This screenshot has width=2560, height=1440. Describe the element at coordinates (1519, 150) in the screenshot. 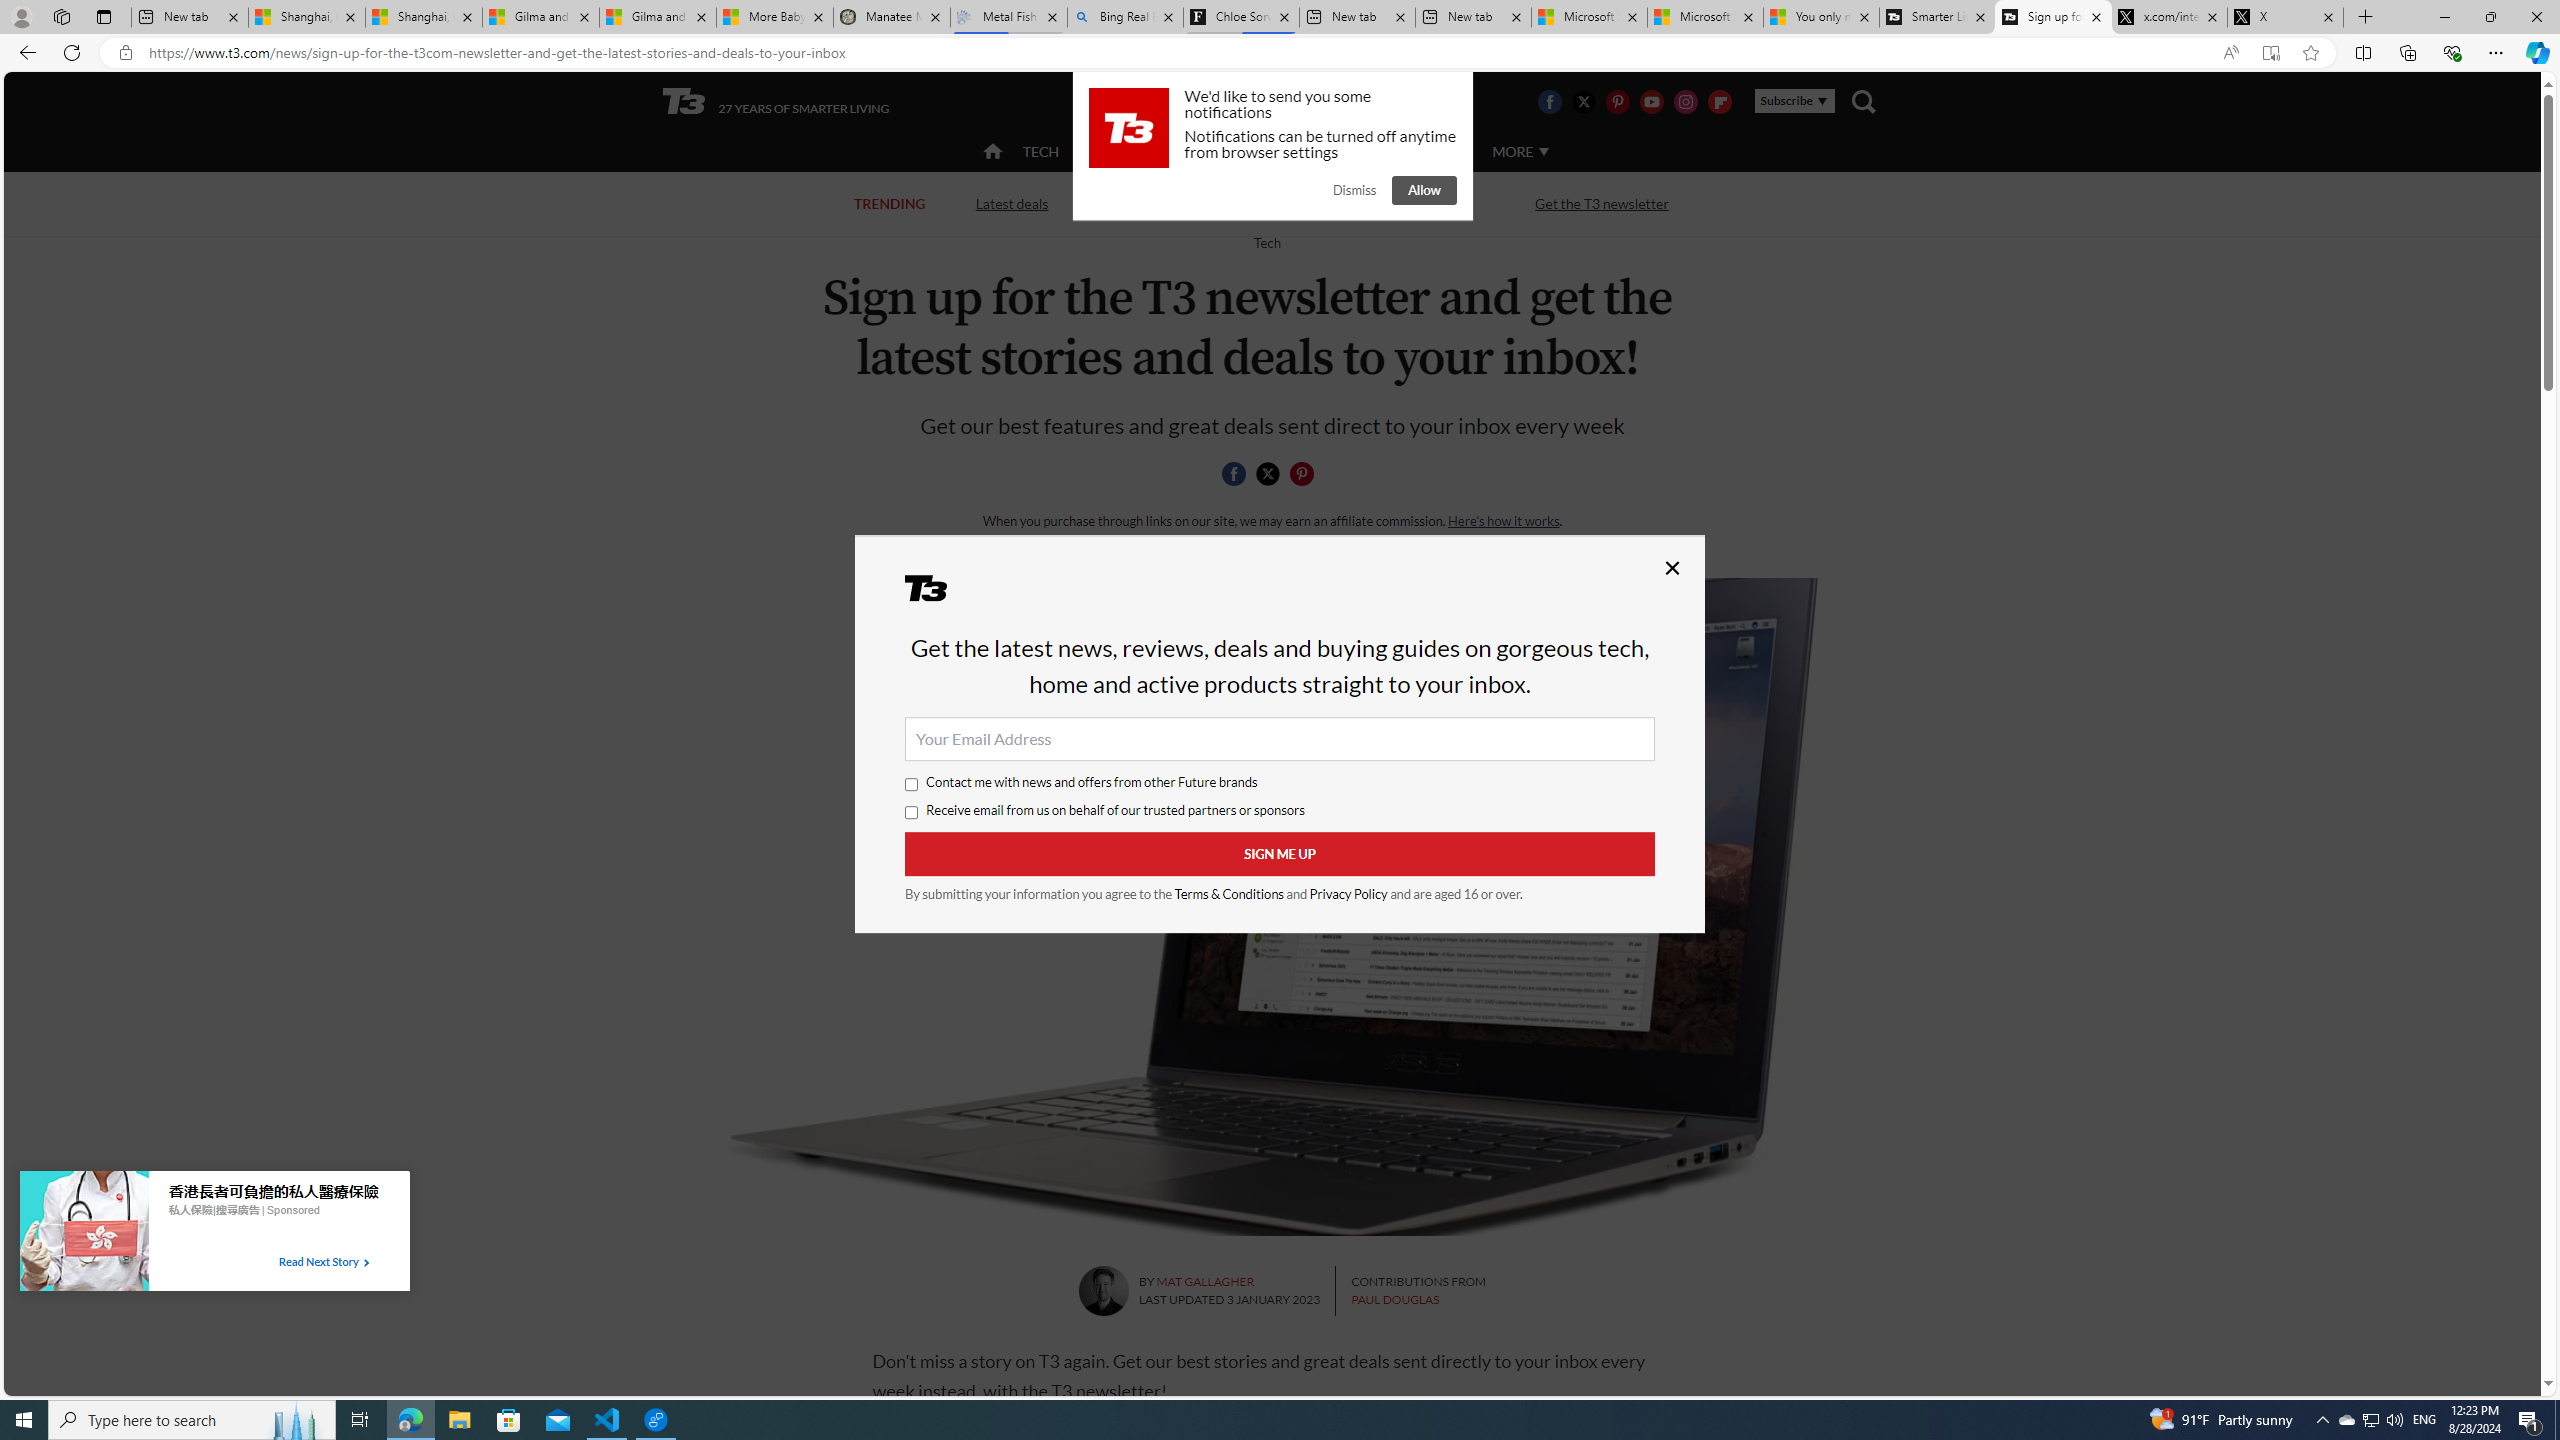

I see `'MORE '` at that location.